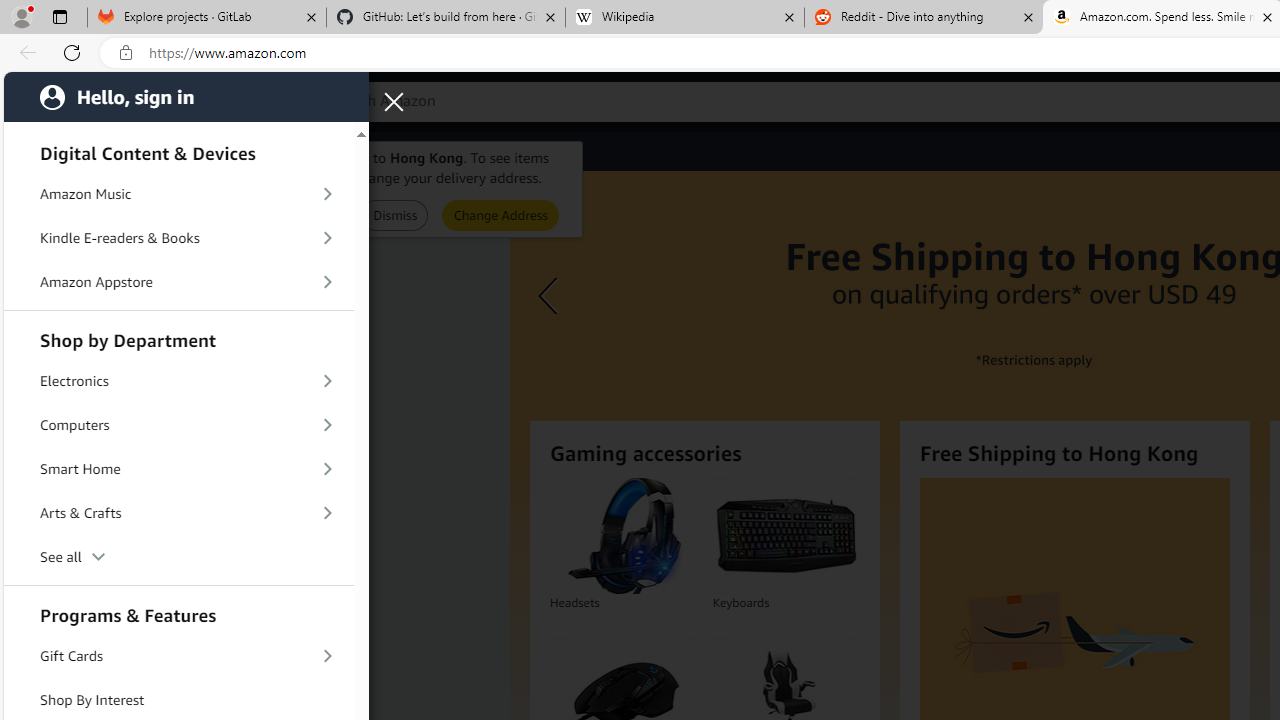  What do you see at coordinates (186, 96) in the screenshot?
I see `'Hello, sign in'` at bounding box center [186, 96].